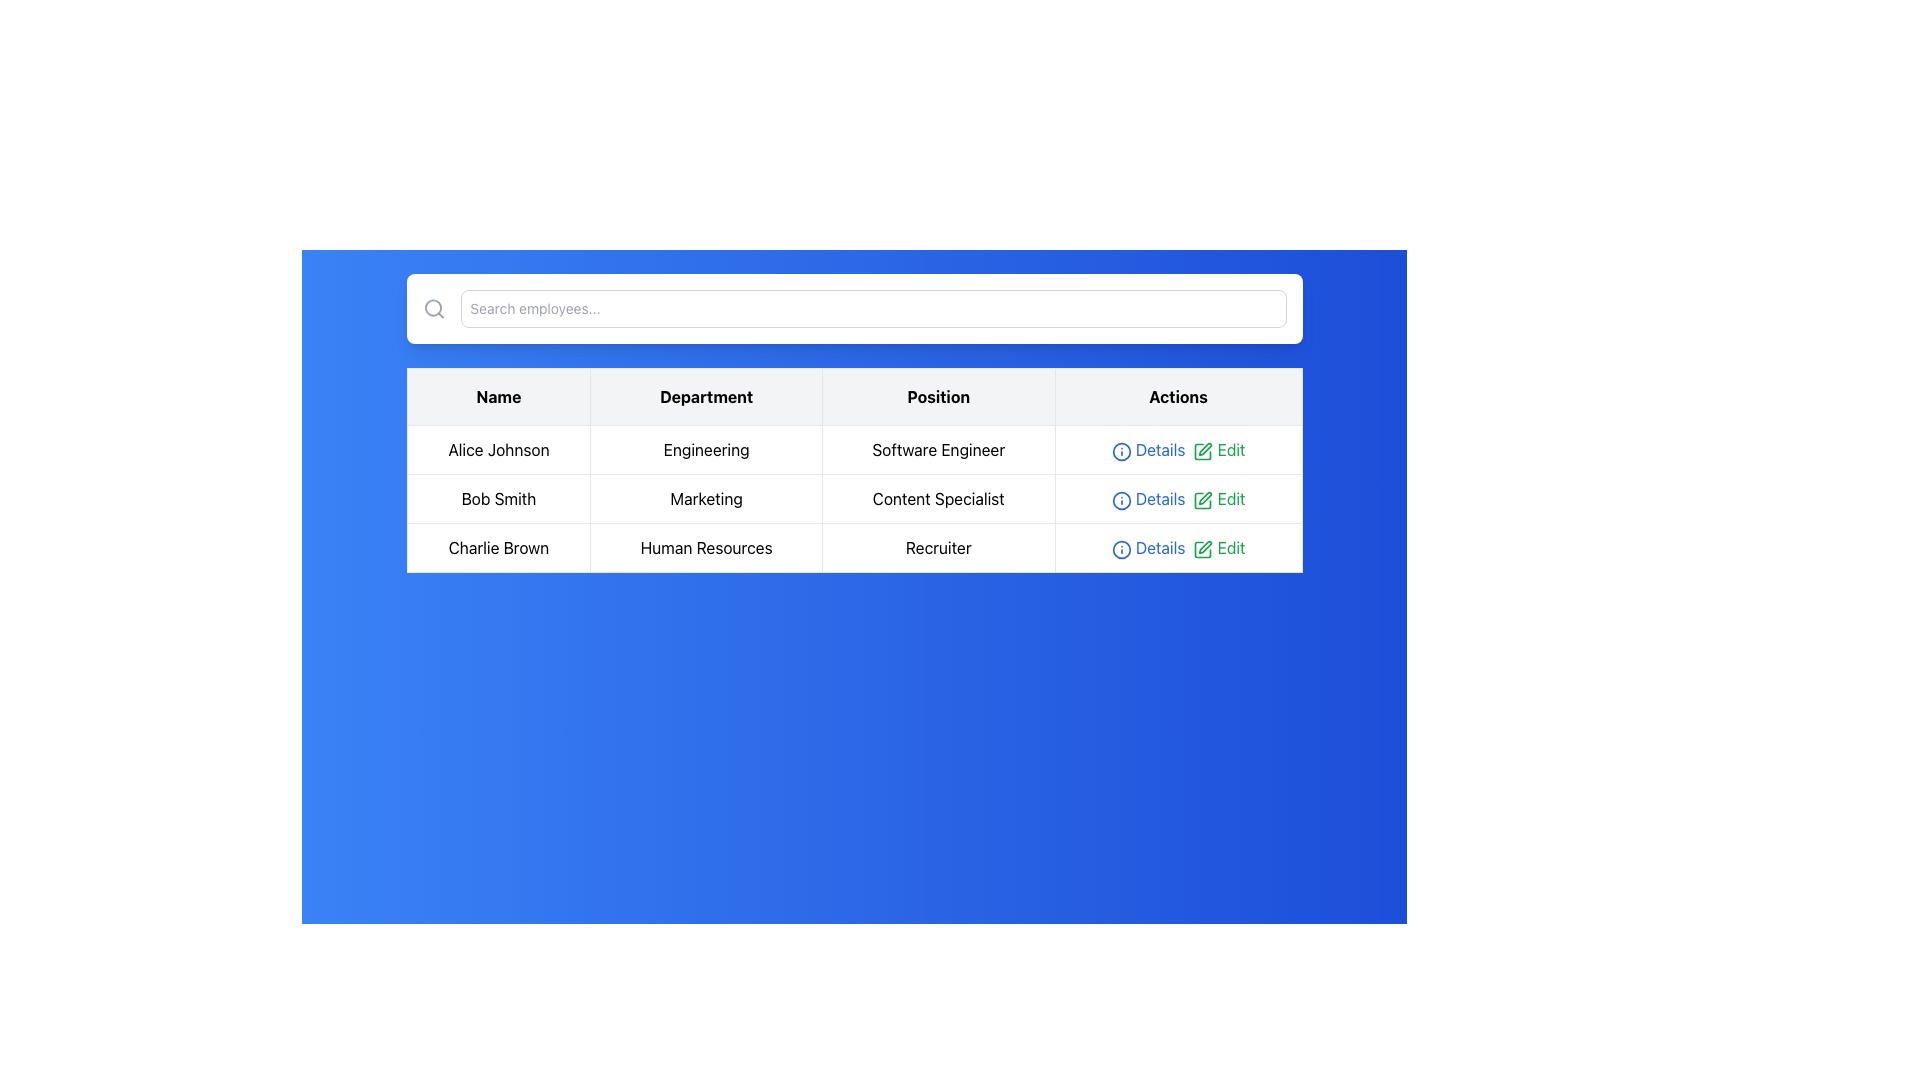  Describe the element at coordinates (499, 547) in the screenshot. I see `the static text label displaying 'Charlie Brown', which is located in the first column of the third row of a table on a blue background` at that location.